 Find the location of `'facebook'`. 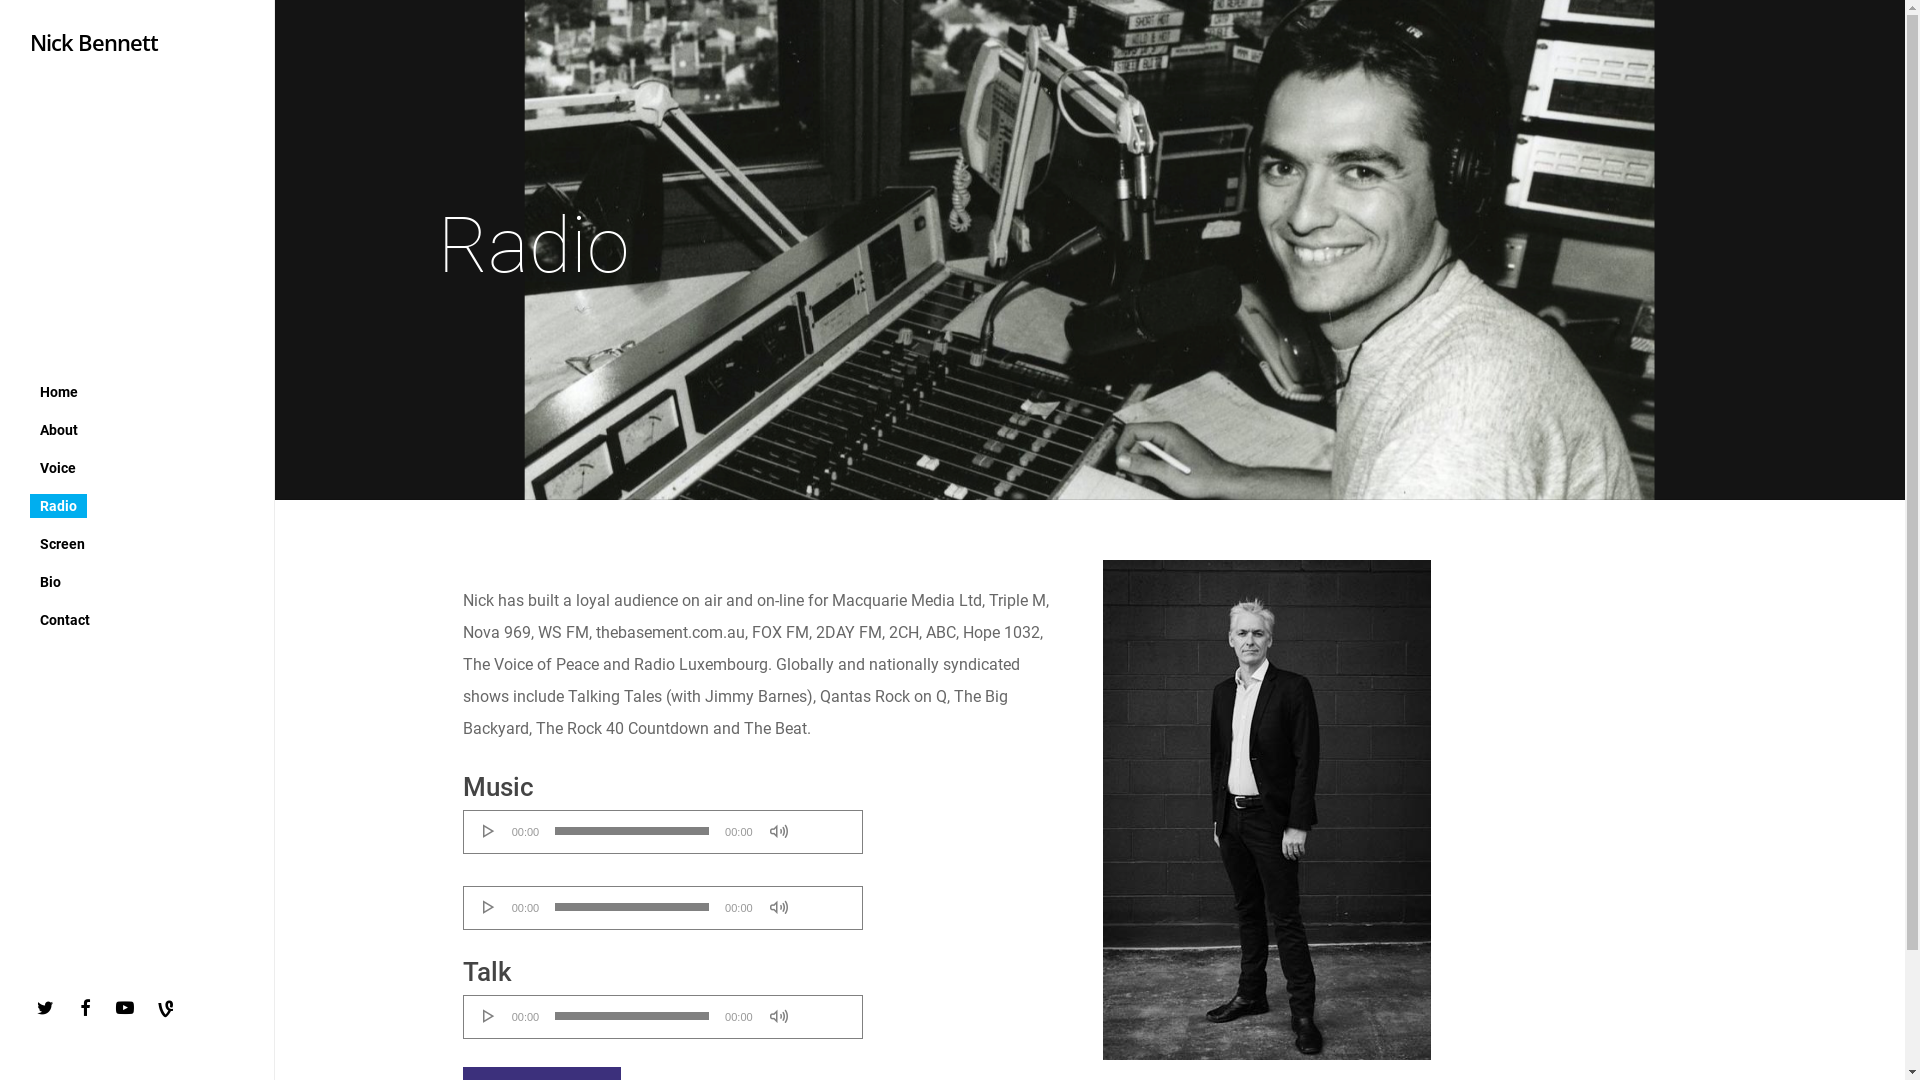

'facebook' is located at coordinates (89, 1007).